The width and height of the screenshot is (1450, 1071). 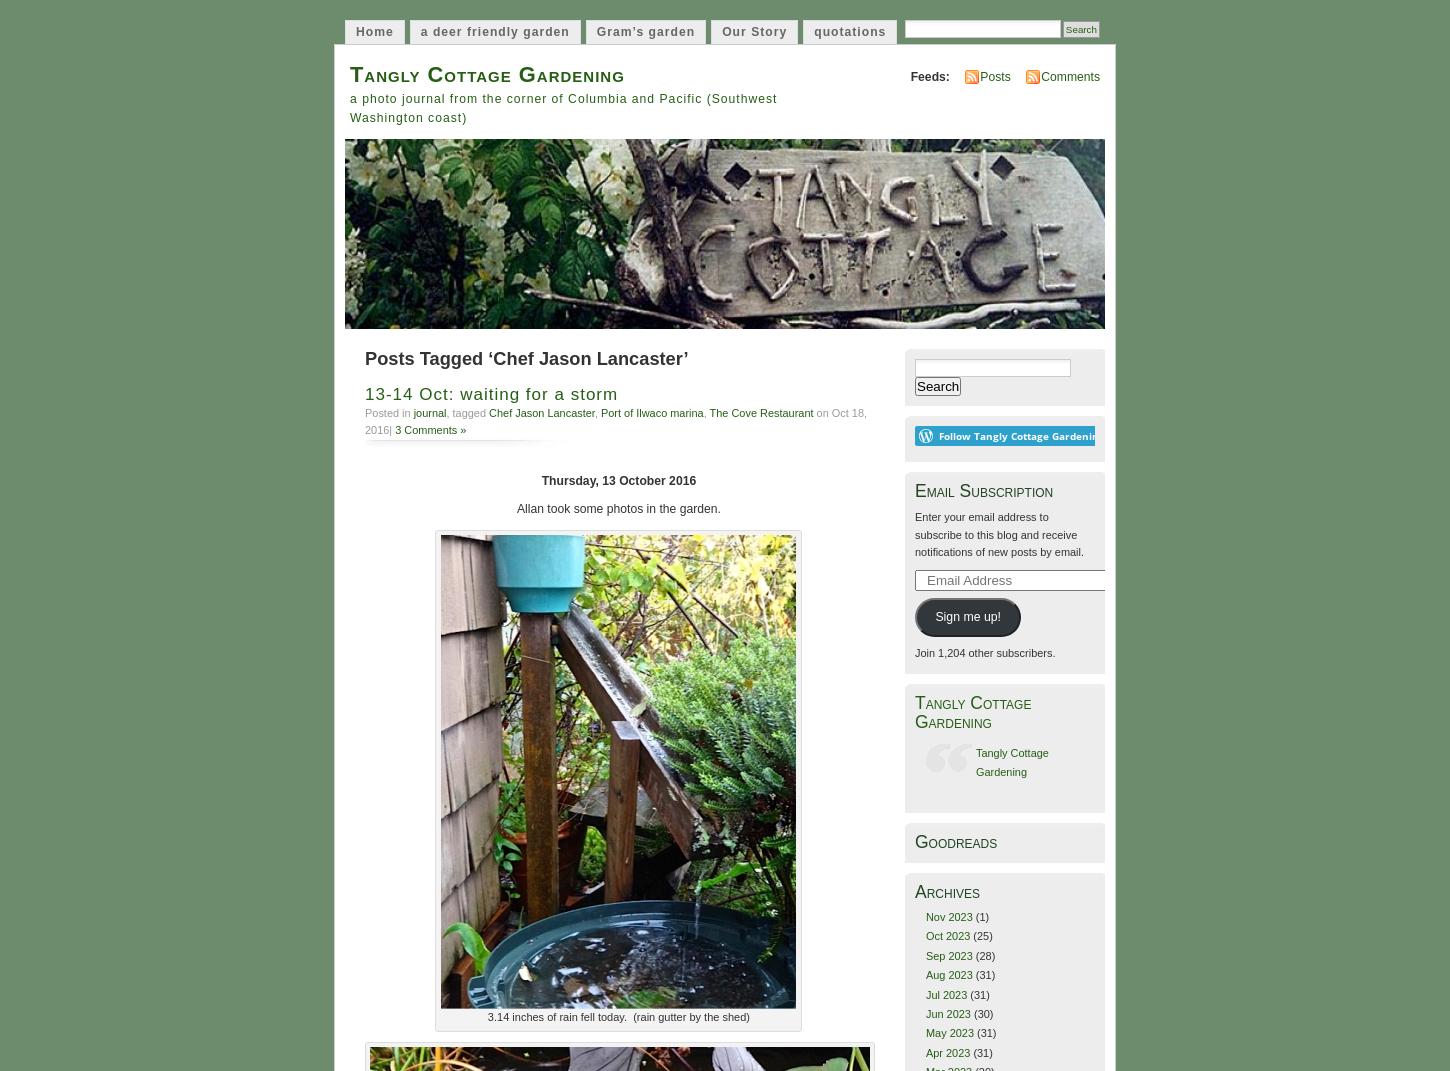 What do you see at coordinates (913, 490) in the screenshot?
I see `'Email Subscription'` at bounding box center [913, 490].